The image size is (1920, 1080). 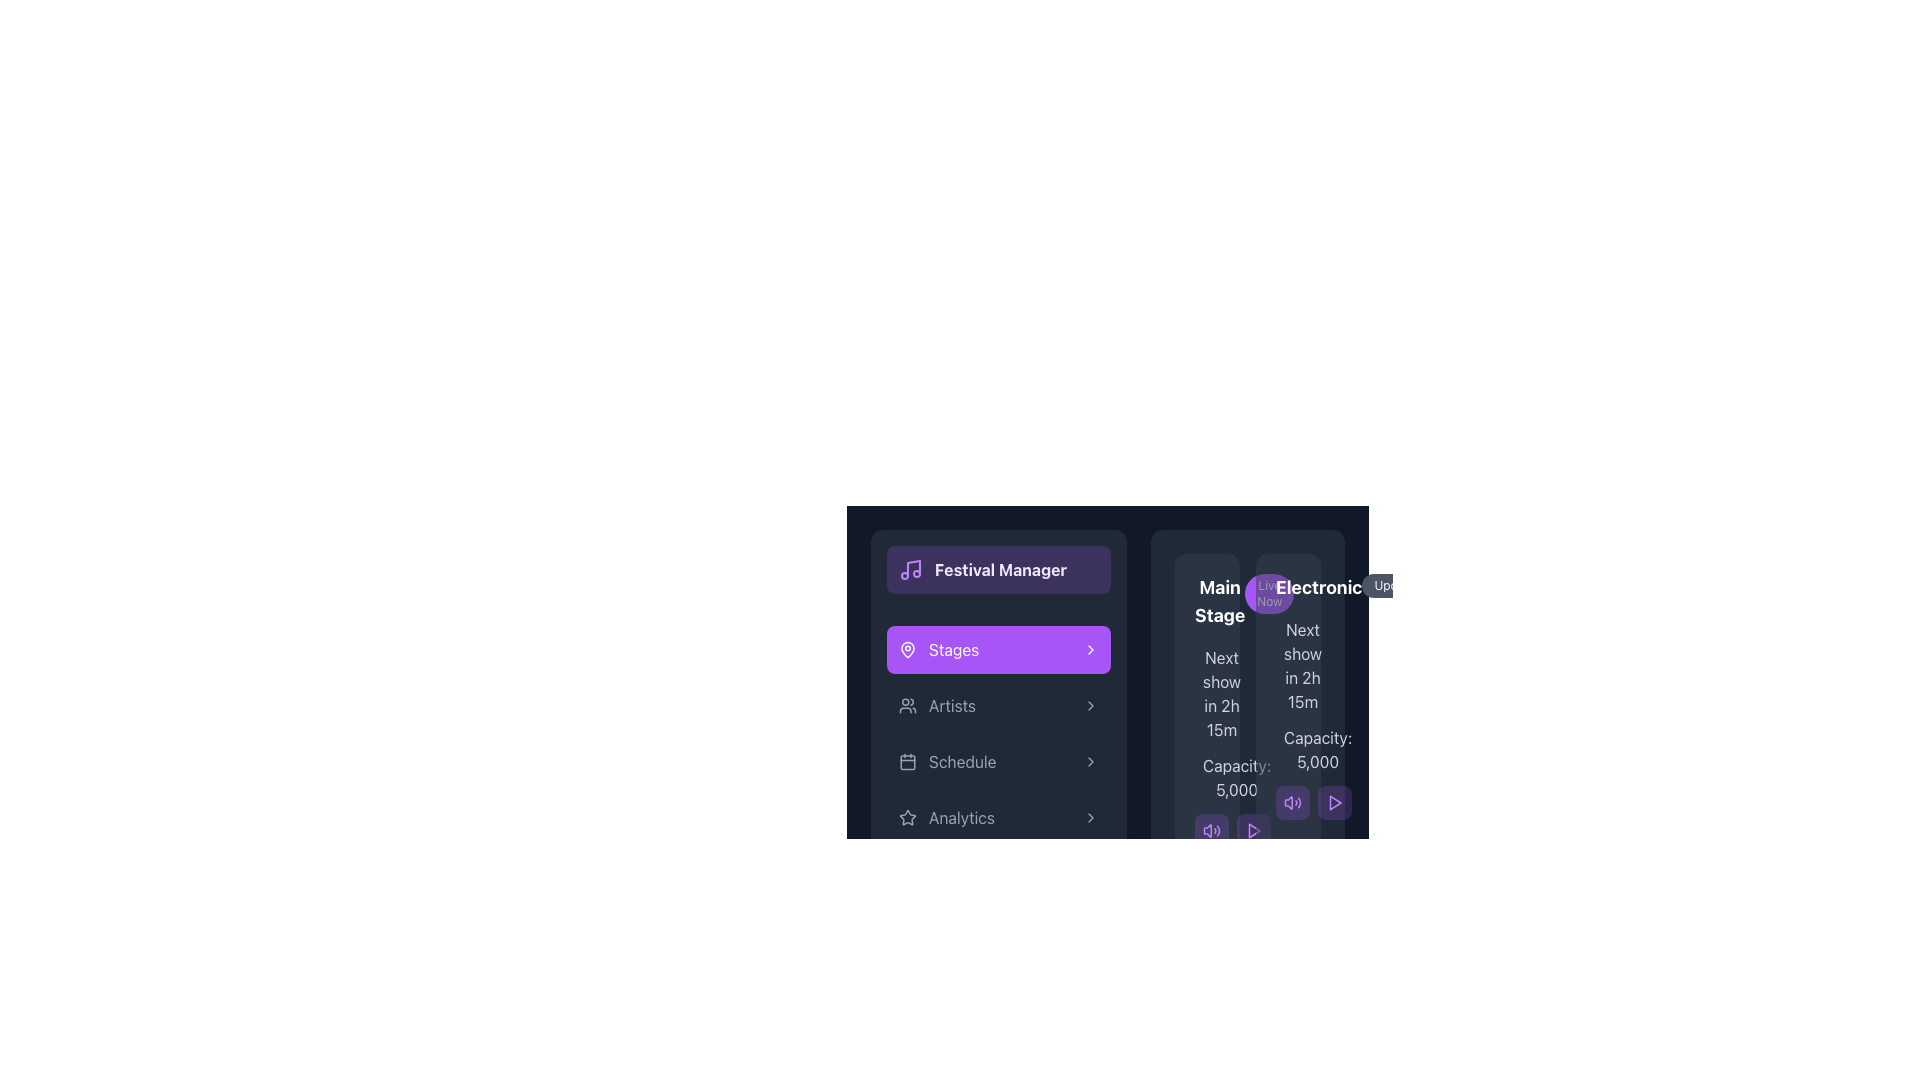 I want to click on the purple speaker icon button with sound waves, so click(x=1288, y=801).